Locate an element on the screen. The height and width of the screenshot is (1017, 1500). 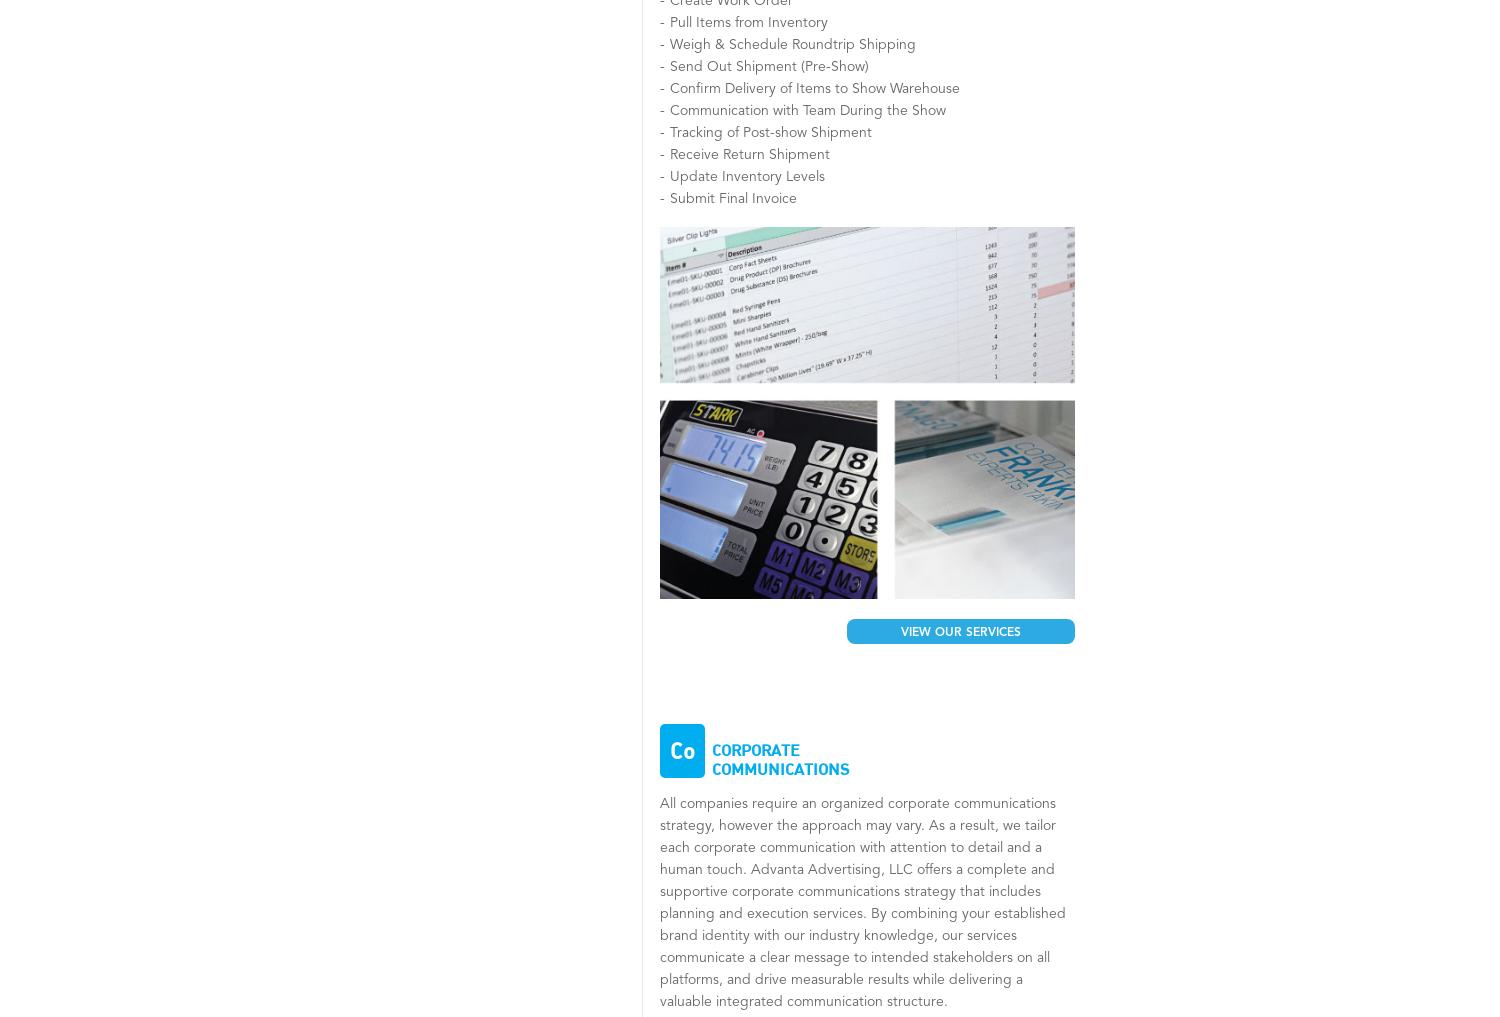
'Communication with Team During the Show' is located at coordinates (670, 110).